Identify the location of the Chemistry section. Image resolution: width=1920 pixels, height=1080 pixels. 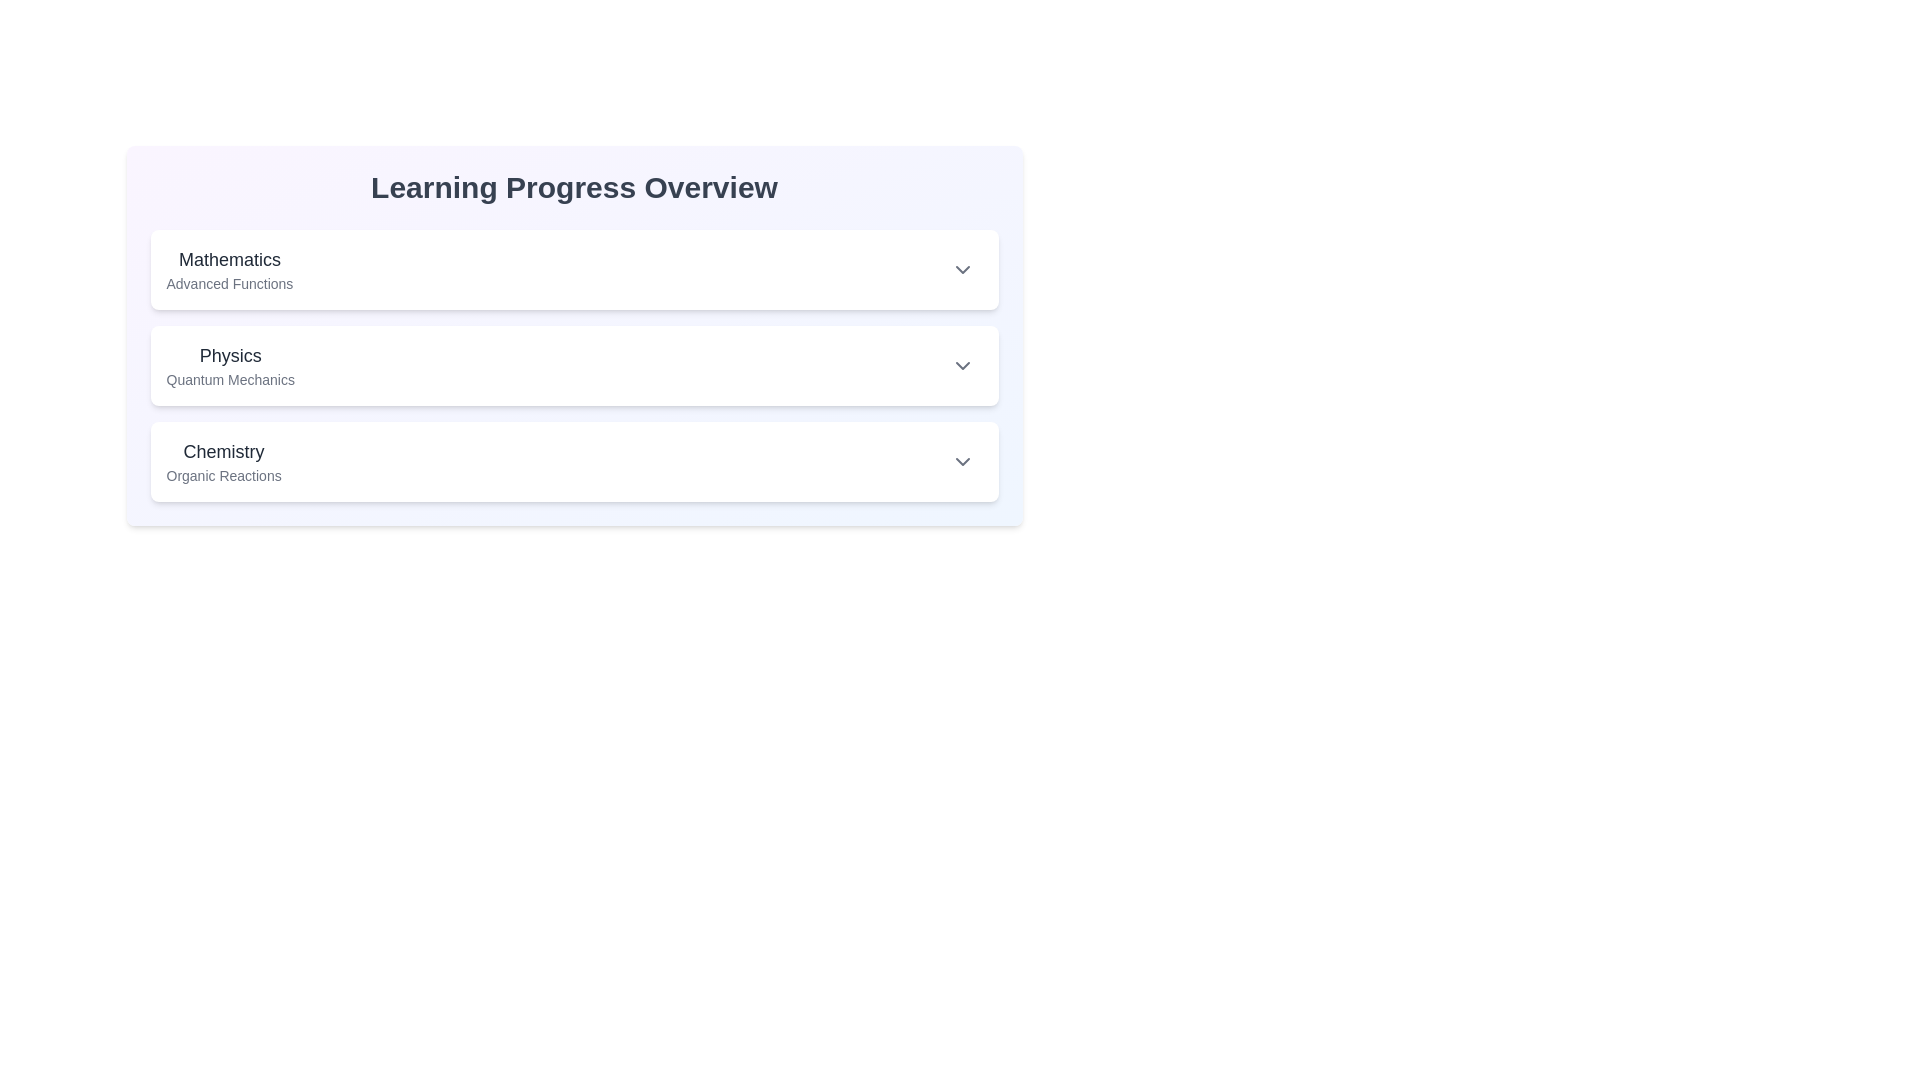
(224, 451).